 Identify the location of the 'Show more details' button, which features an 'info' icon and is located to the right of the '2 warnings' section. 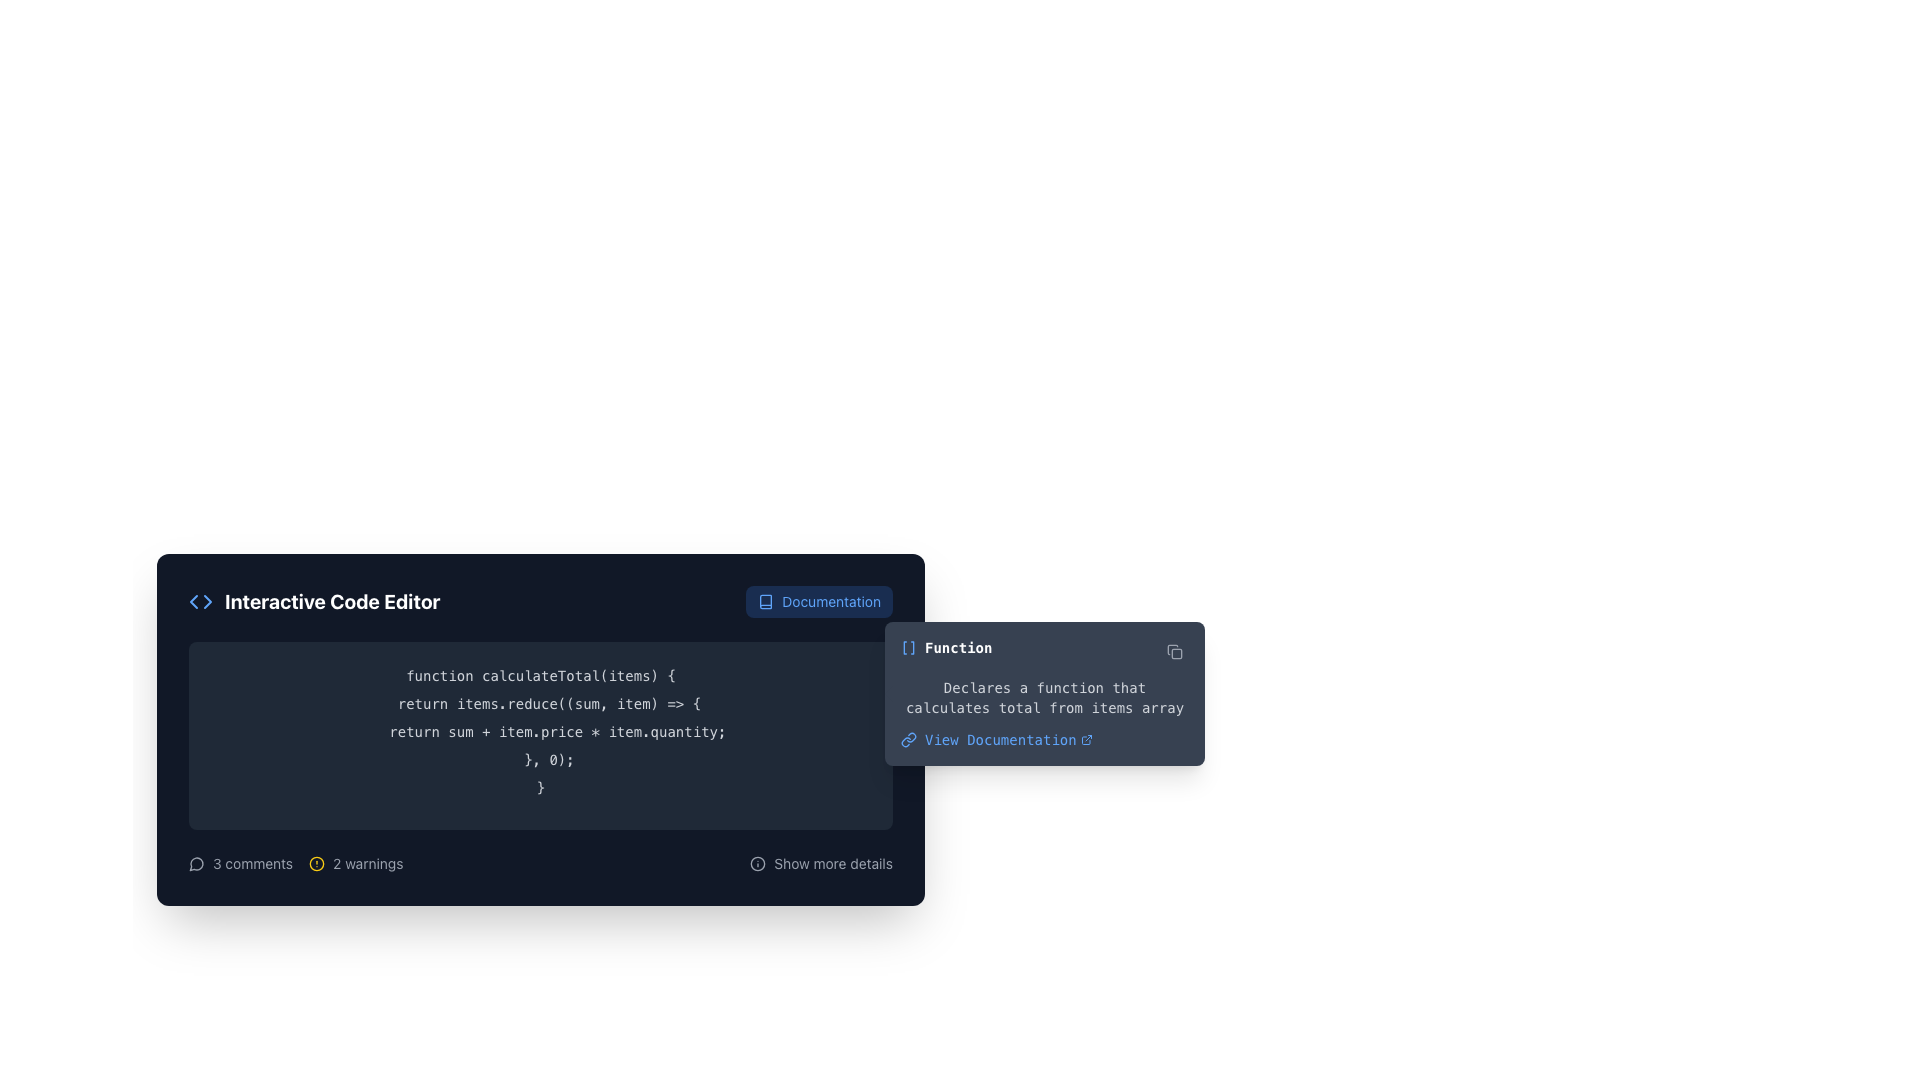
(821, 863).